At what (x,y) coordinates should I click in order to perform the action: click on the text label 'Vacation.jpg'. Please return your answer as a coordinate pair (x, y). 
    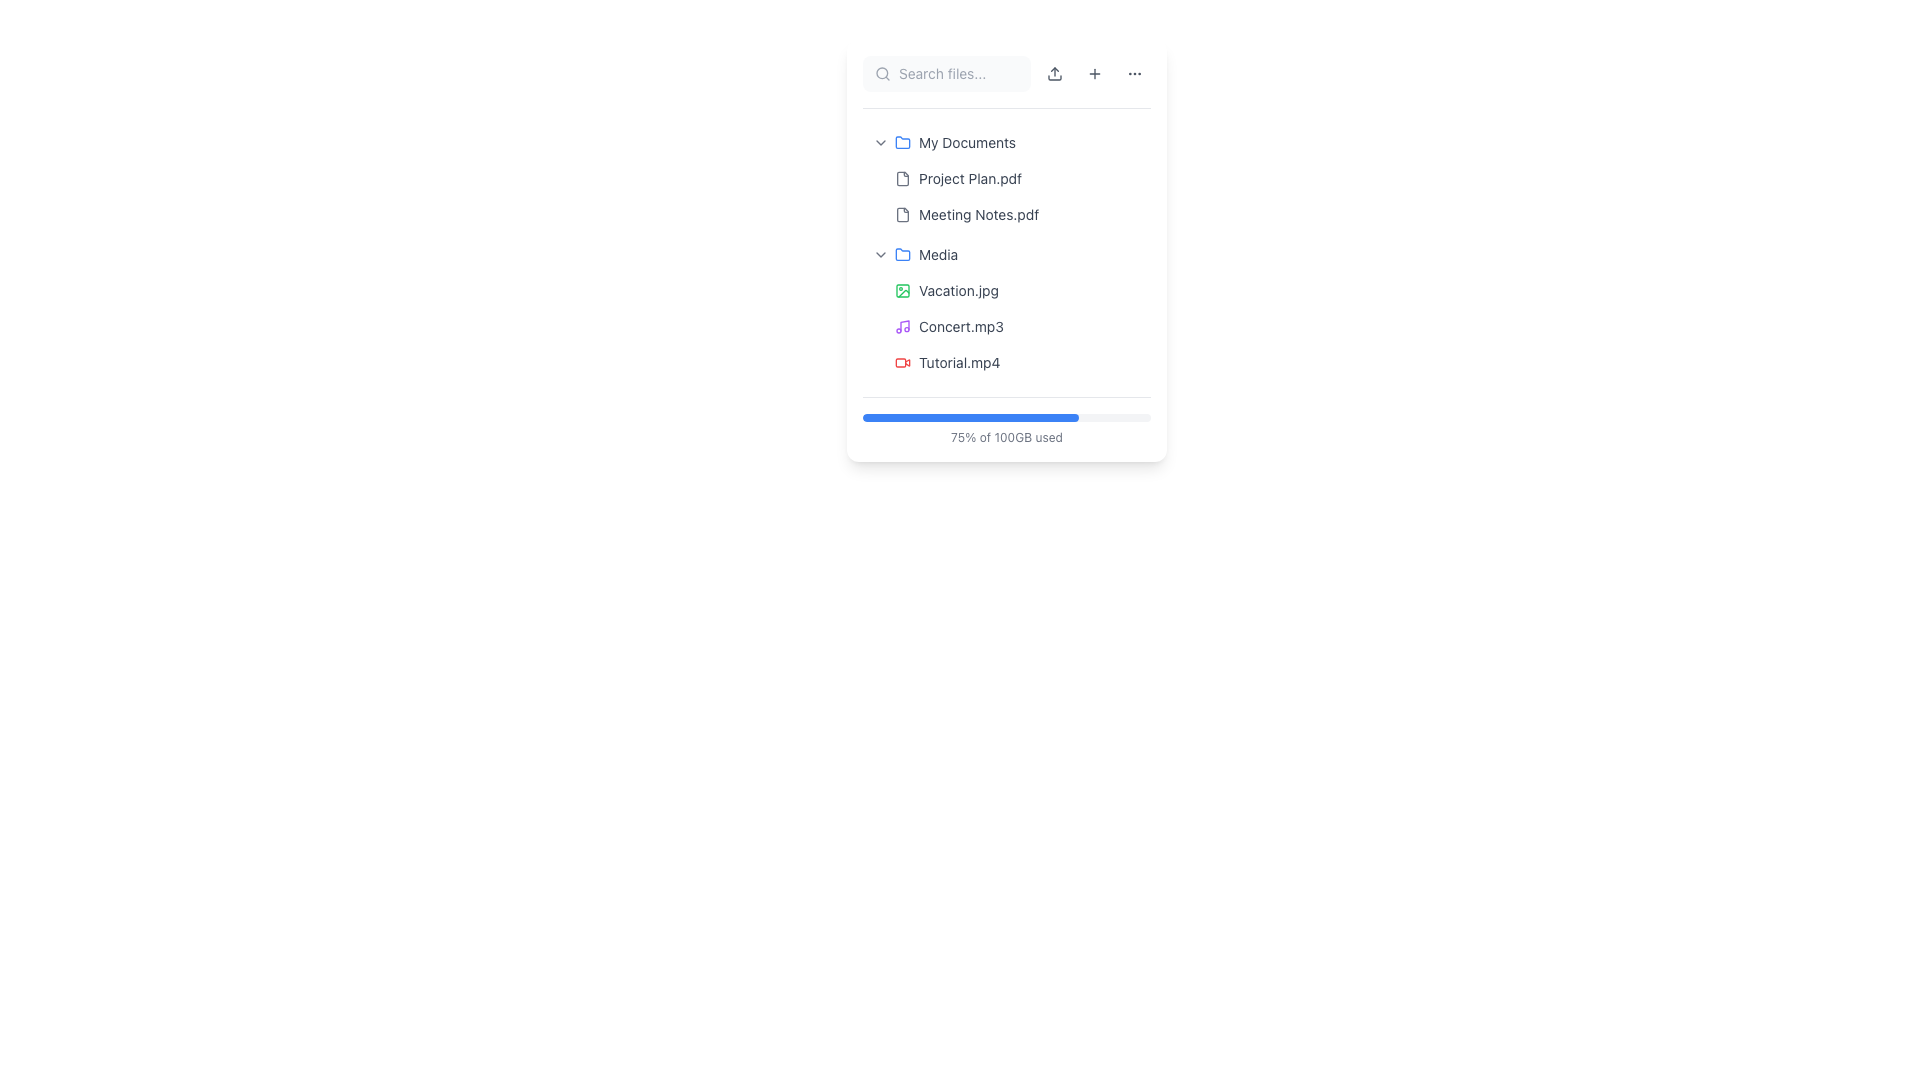
    Looking at the image, I should click on (957, 290).